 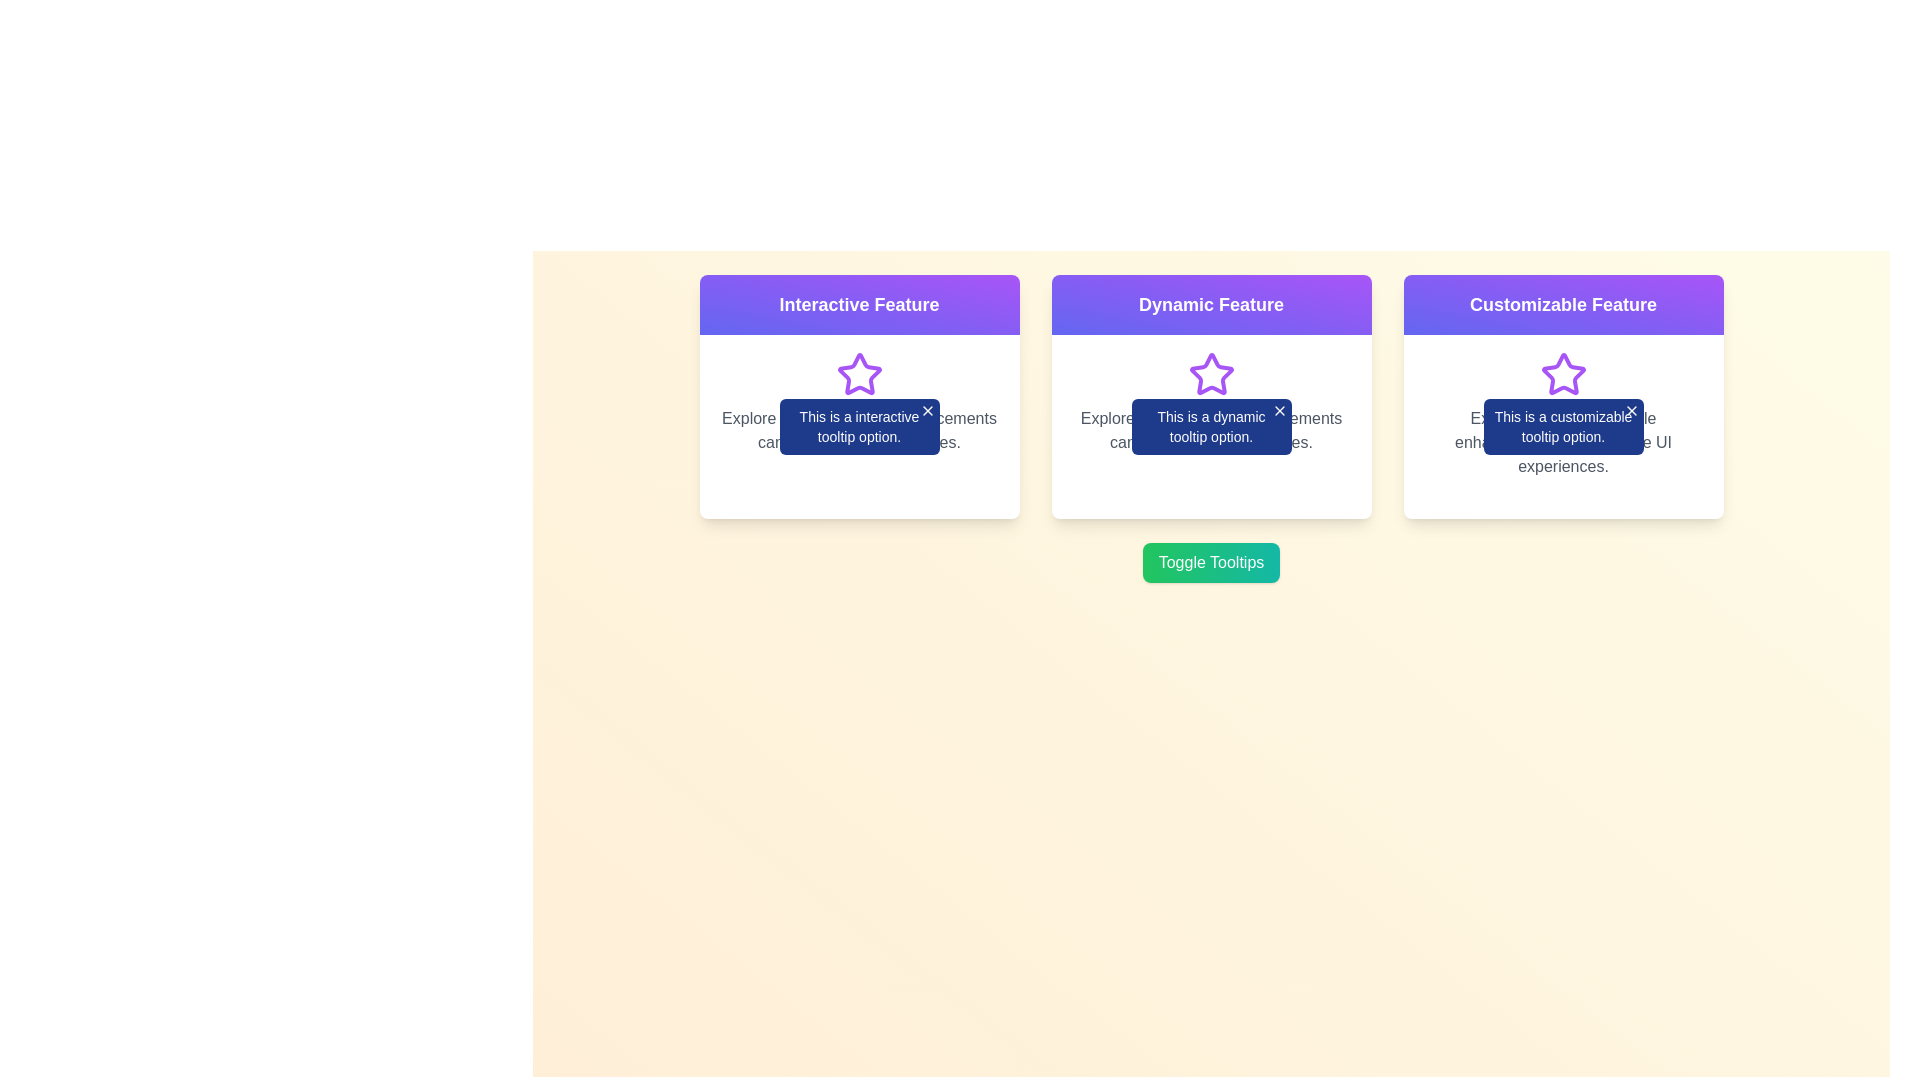 What do you see at coordinates (1210, 426) in the screenshot?
I see `the 'X' icon on the tooltip with dark blue background and white text reading 'This is a dynamic tooltip option.'` at bounding box center [1210, 426].